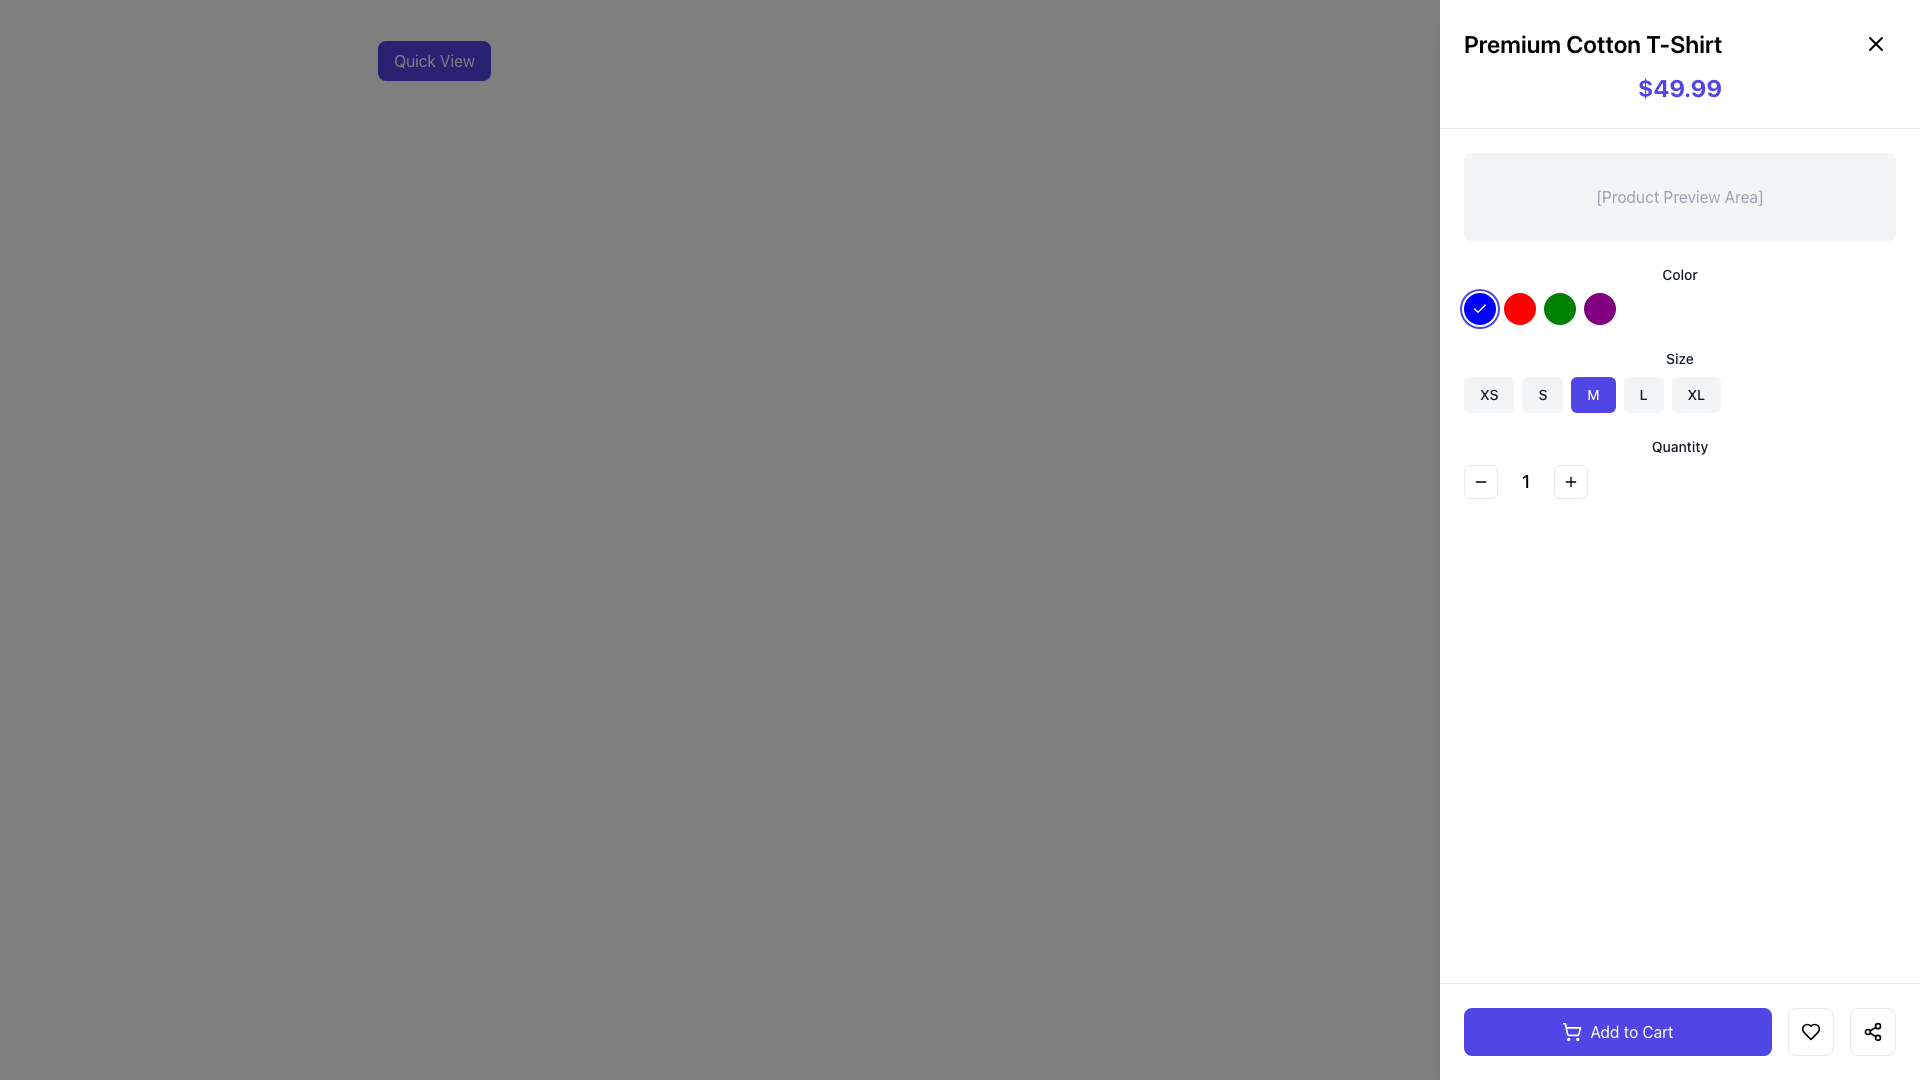 The height and width of the screenshot is (1080, 1920). What do you see at coordinates (1571, 1029) in the screenshot?
I see `the shopping cart icon within the 'Add to Cart' button located at the bottom-right of the interface` at bounding box center [1571, 1029].